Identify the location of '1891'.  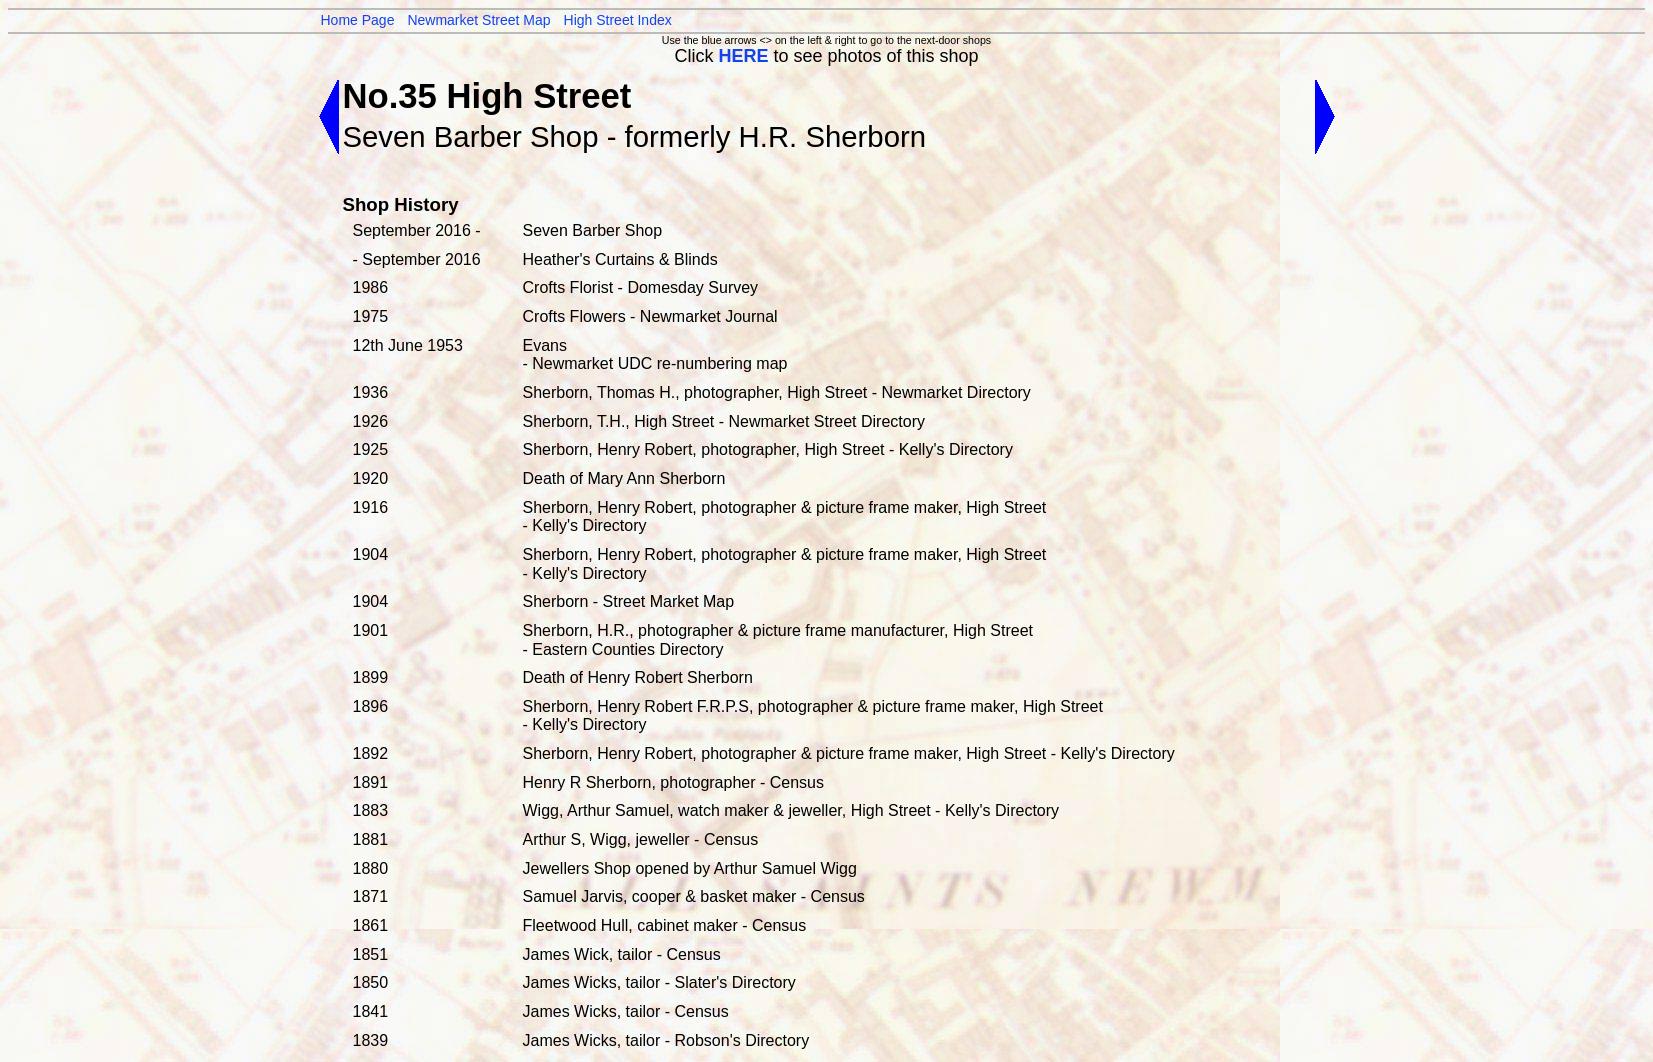
(368, 781).